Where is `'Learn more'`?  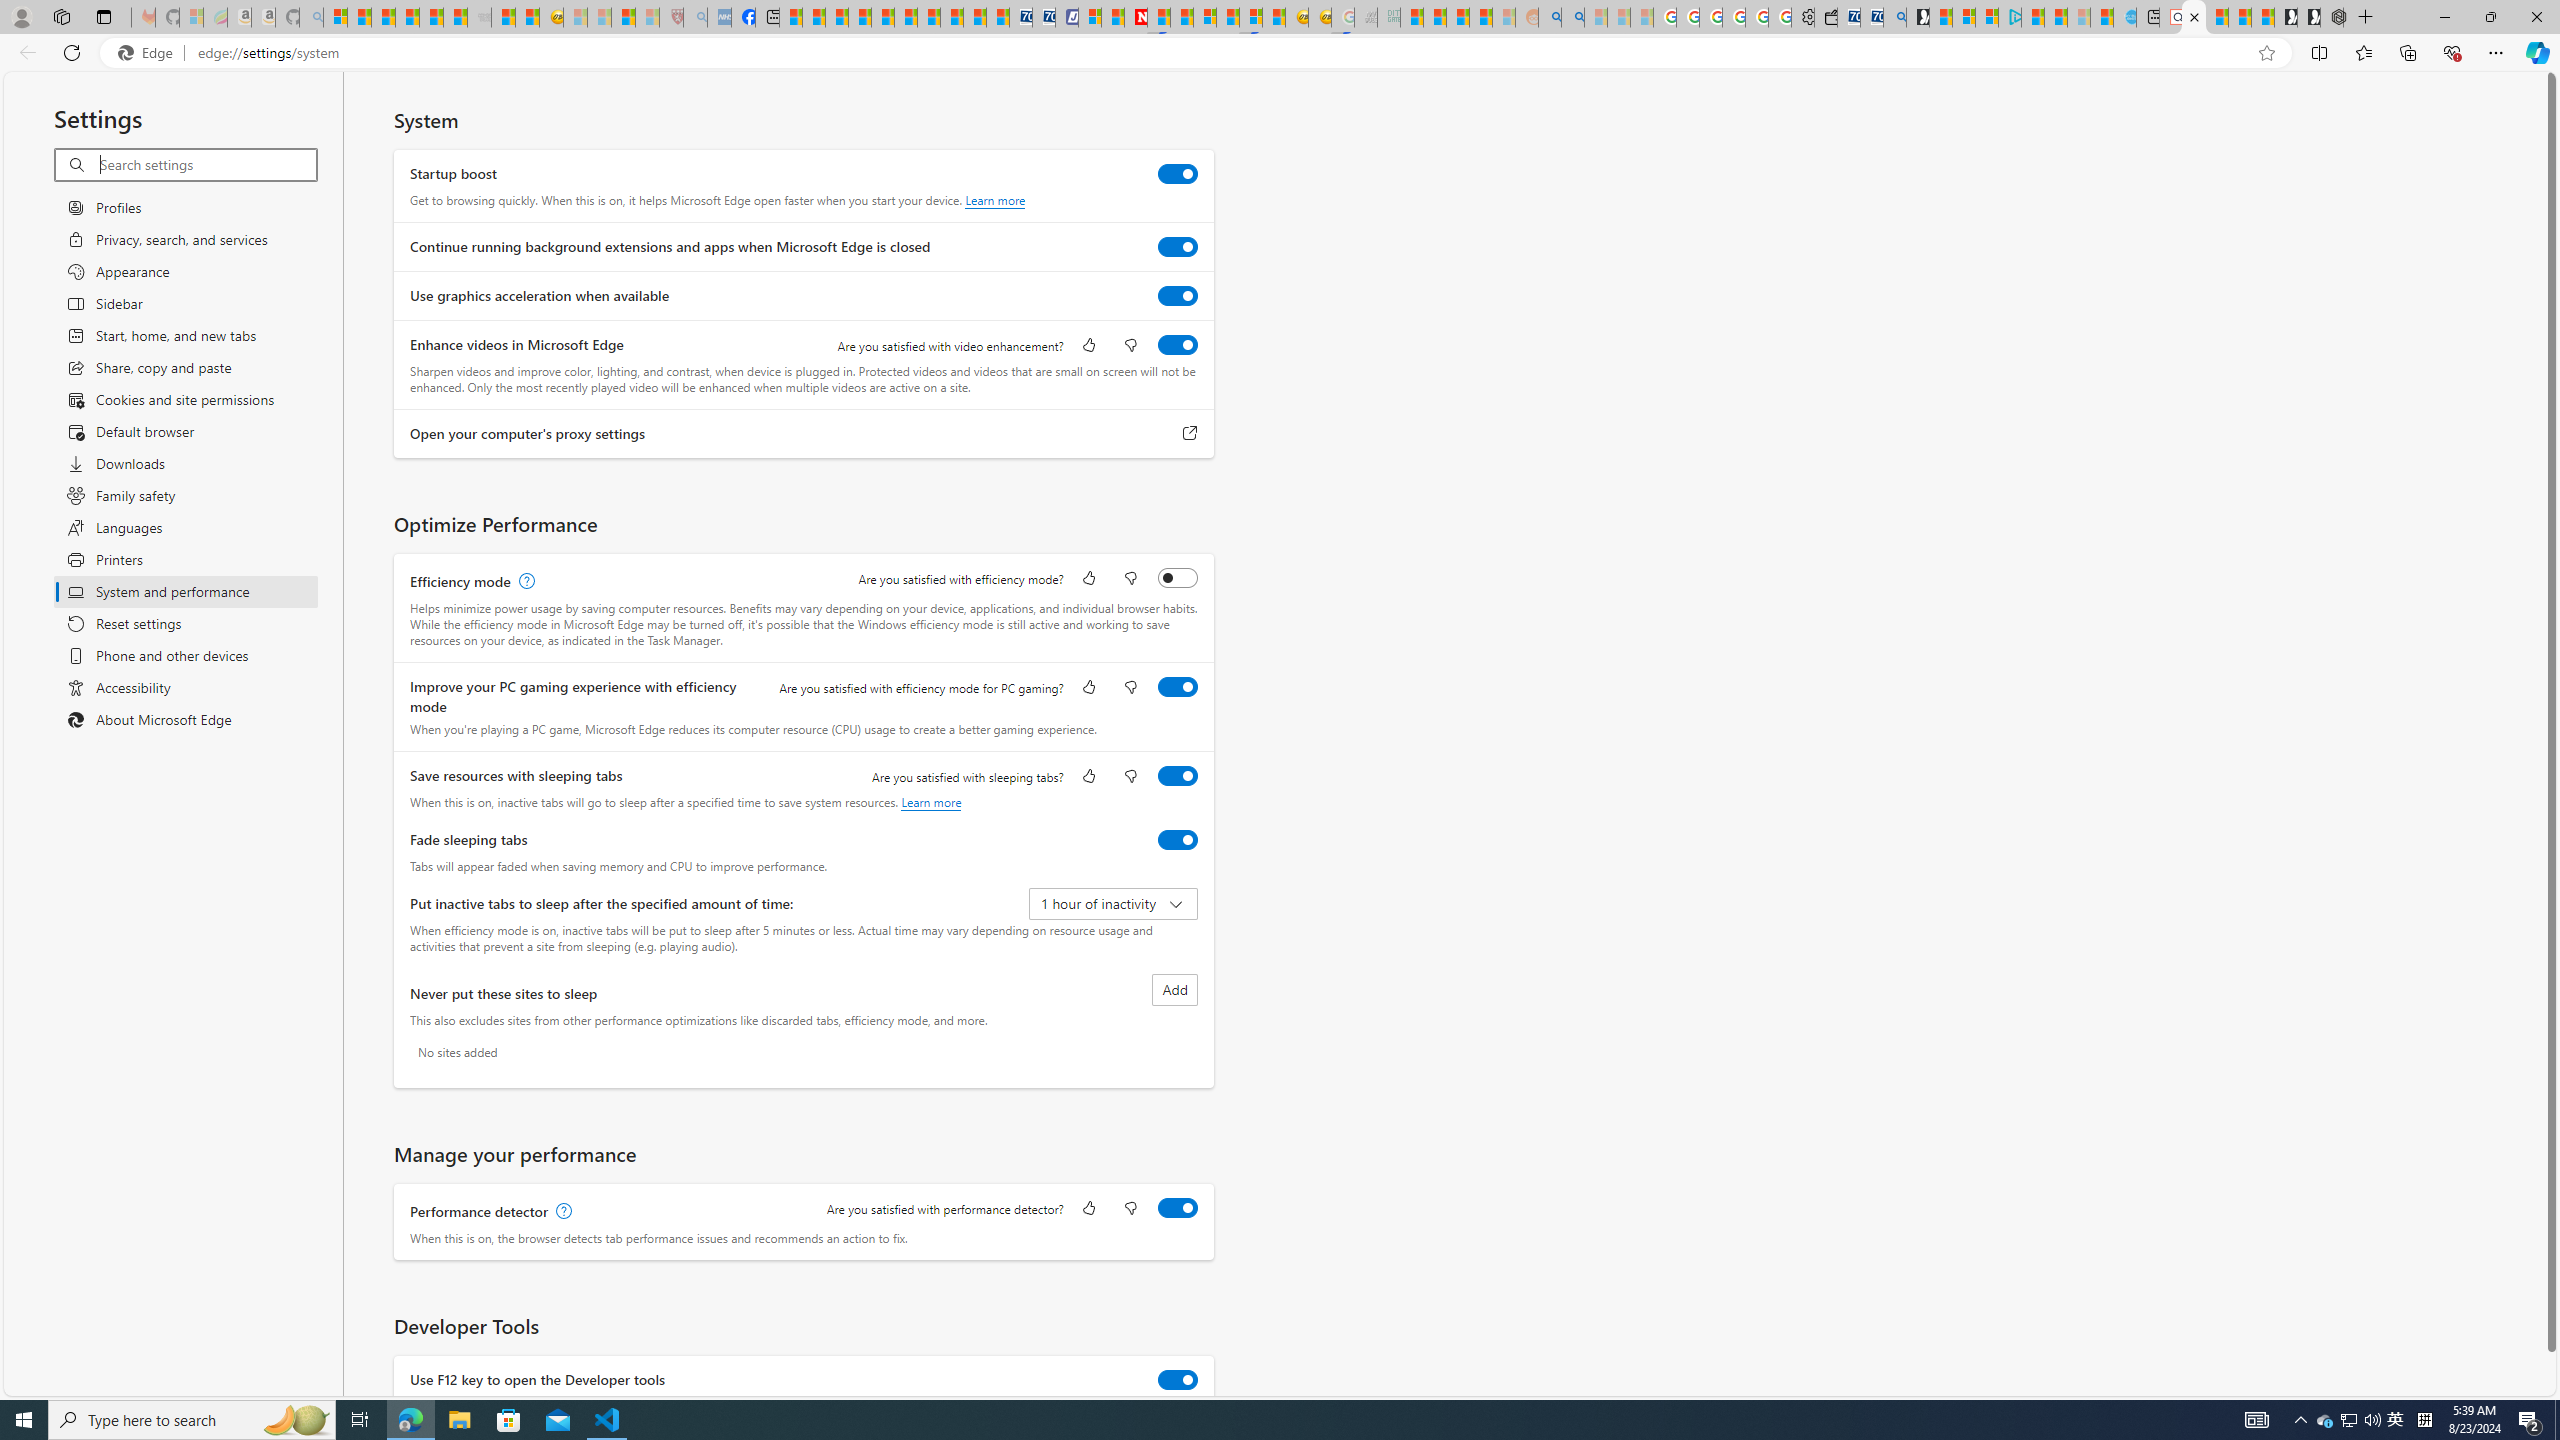 'Learn more' is located at coordinates (930, 801).